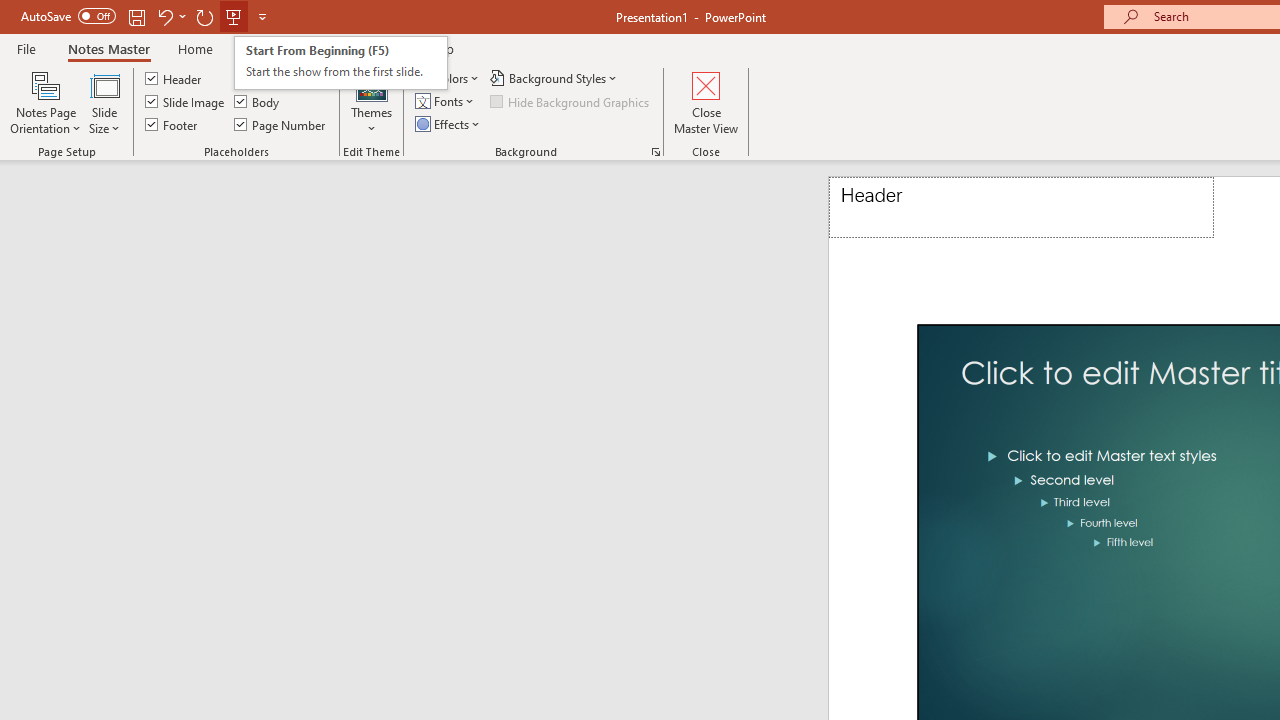  I want to click on 'Hide Background Graphics', so click(569, 101).